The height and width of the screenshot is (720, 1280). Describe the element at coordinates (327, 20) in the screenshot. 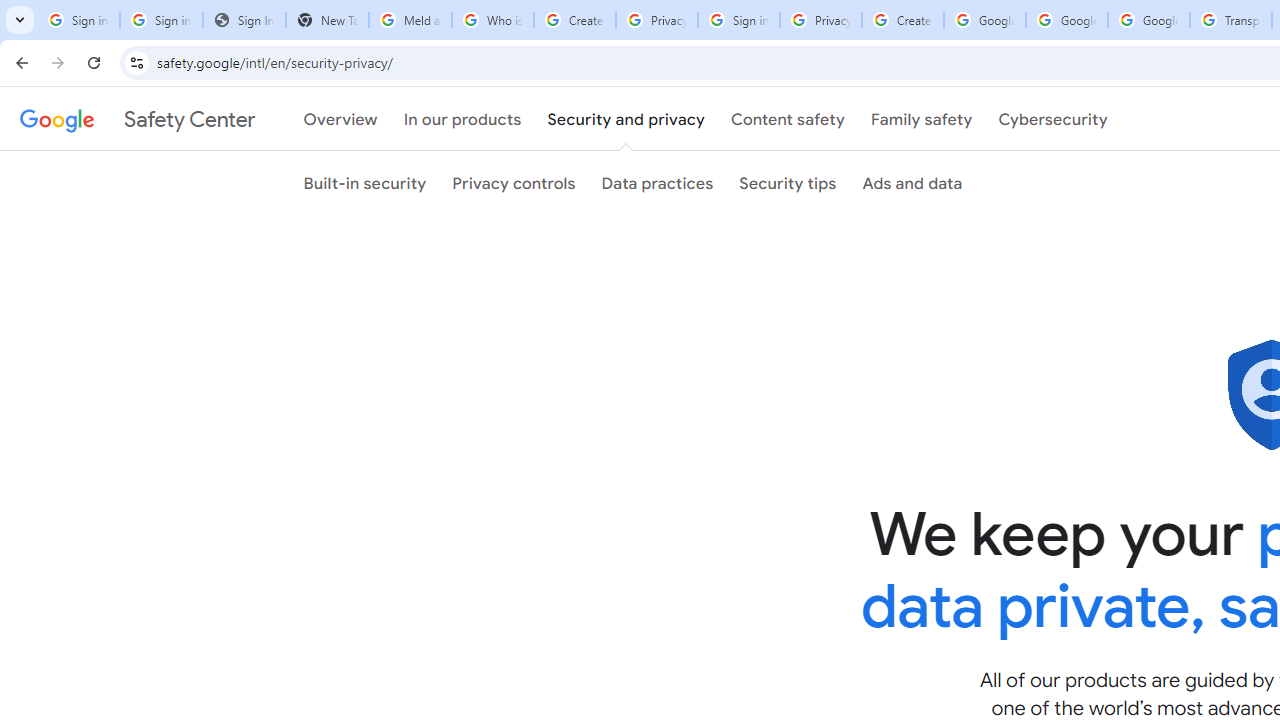

I see `'New Tab'` at that location.